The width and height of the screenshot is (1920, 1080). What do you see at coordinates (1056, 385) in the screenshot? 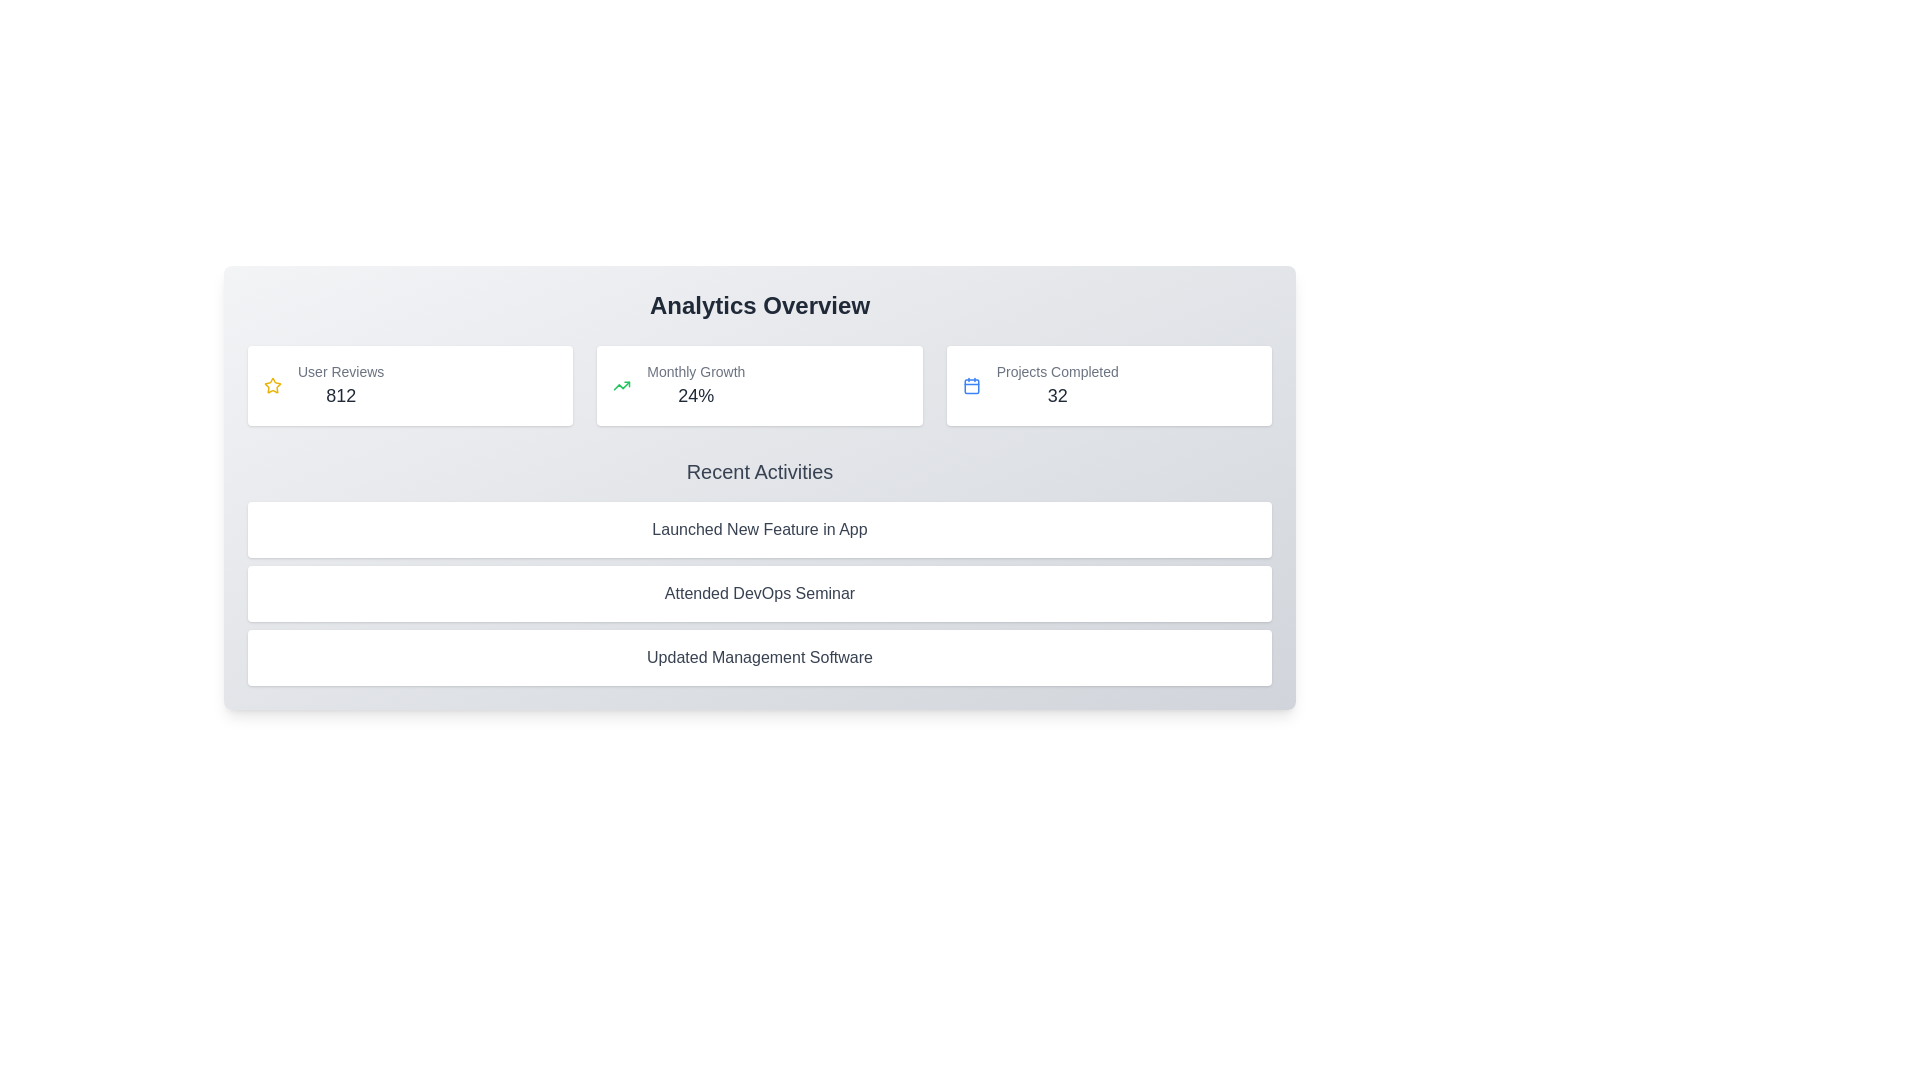
I see `the static text element displaying the numeric value '32' beneath the label 'Projects Completed' in the top-right card of the 'Analytics Overview'` at bounding box center [1056, 385].